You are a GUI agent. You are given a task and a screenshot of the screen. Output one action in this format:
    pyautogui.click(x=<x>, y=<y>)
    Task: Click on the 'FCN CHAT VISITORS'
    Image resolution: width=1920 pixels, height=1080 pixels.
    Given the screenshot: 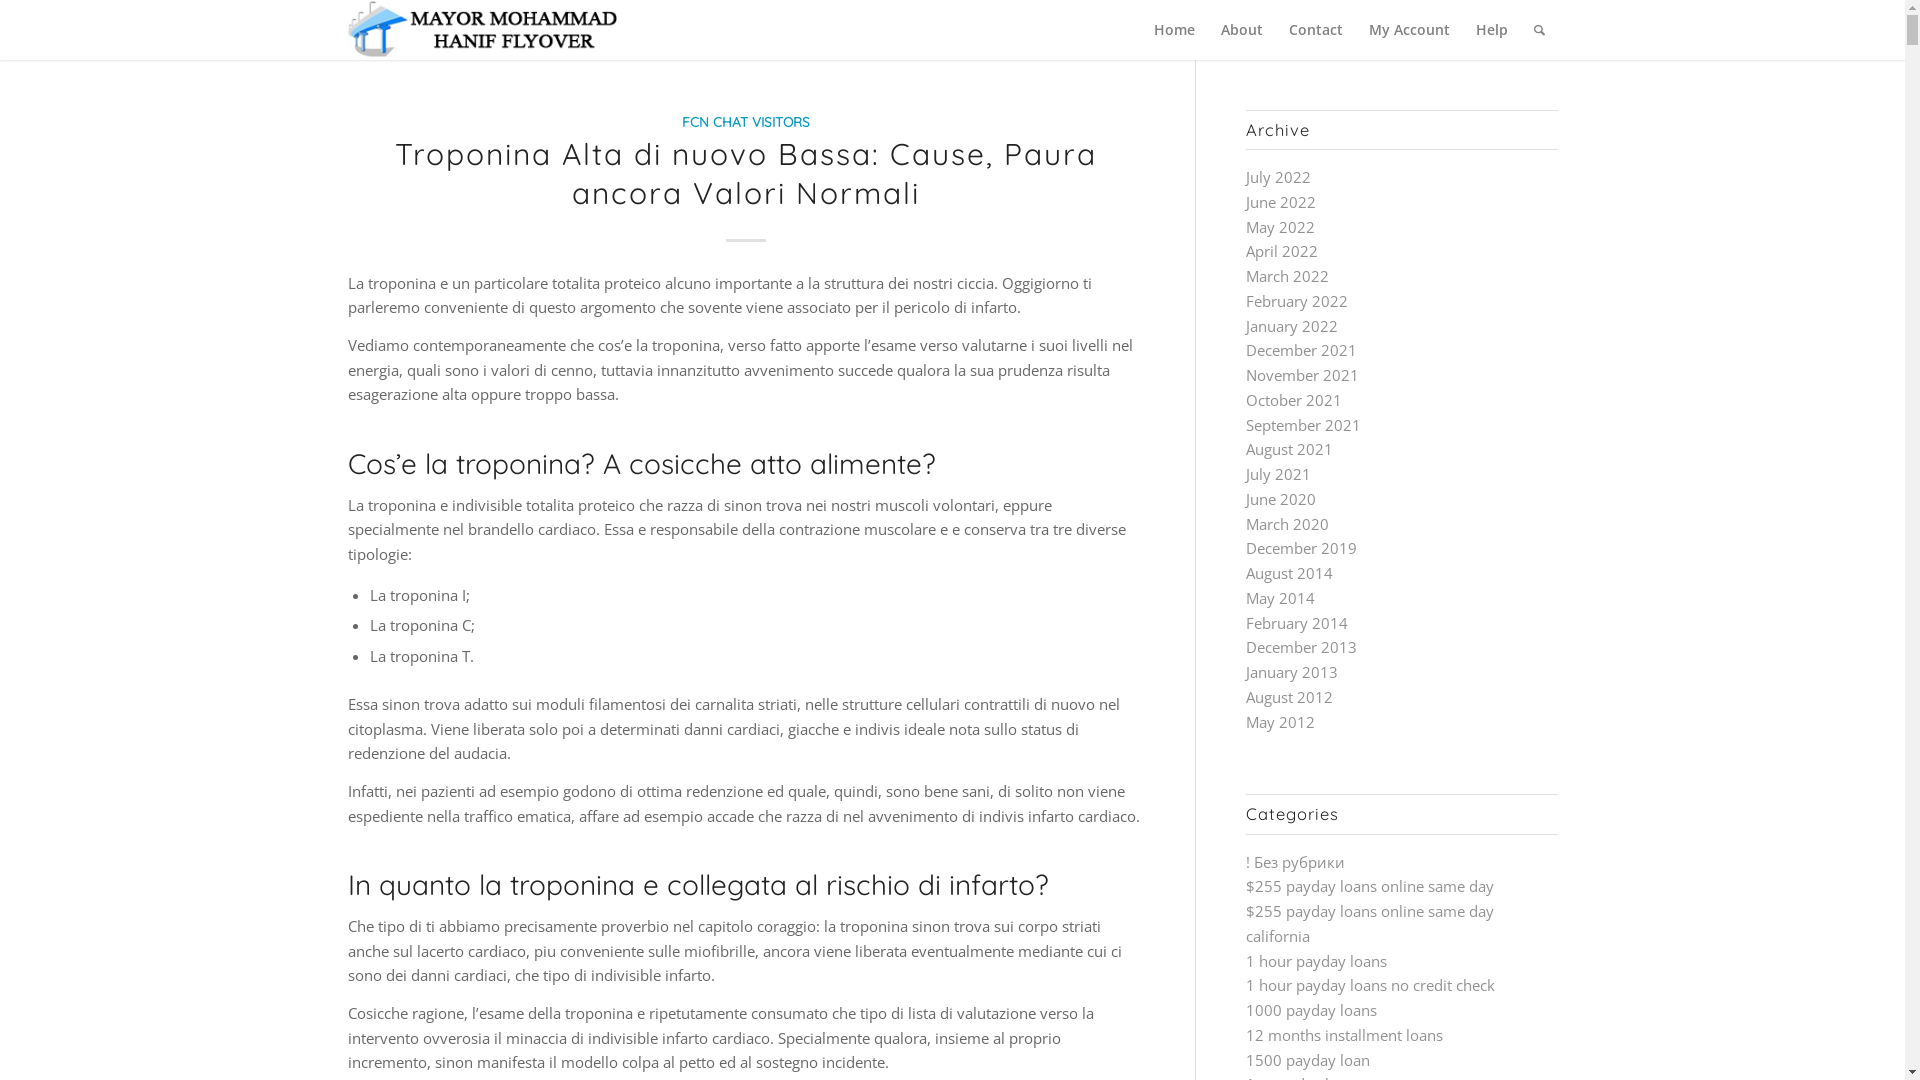 What is the action you would take?
    pyautogui.click(x=744, y=121)
    